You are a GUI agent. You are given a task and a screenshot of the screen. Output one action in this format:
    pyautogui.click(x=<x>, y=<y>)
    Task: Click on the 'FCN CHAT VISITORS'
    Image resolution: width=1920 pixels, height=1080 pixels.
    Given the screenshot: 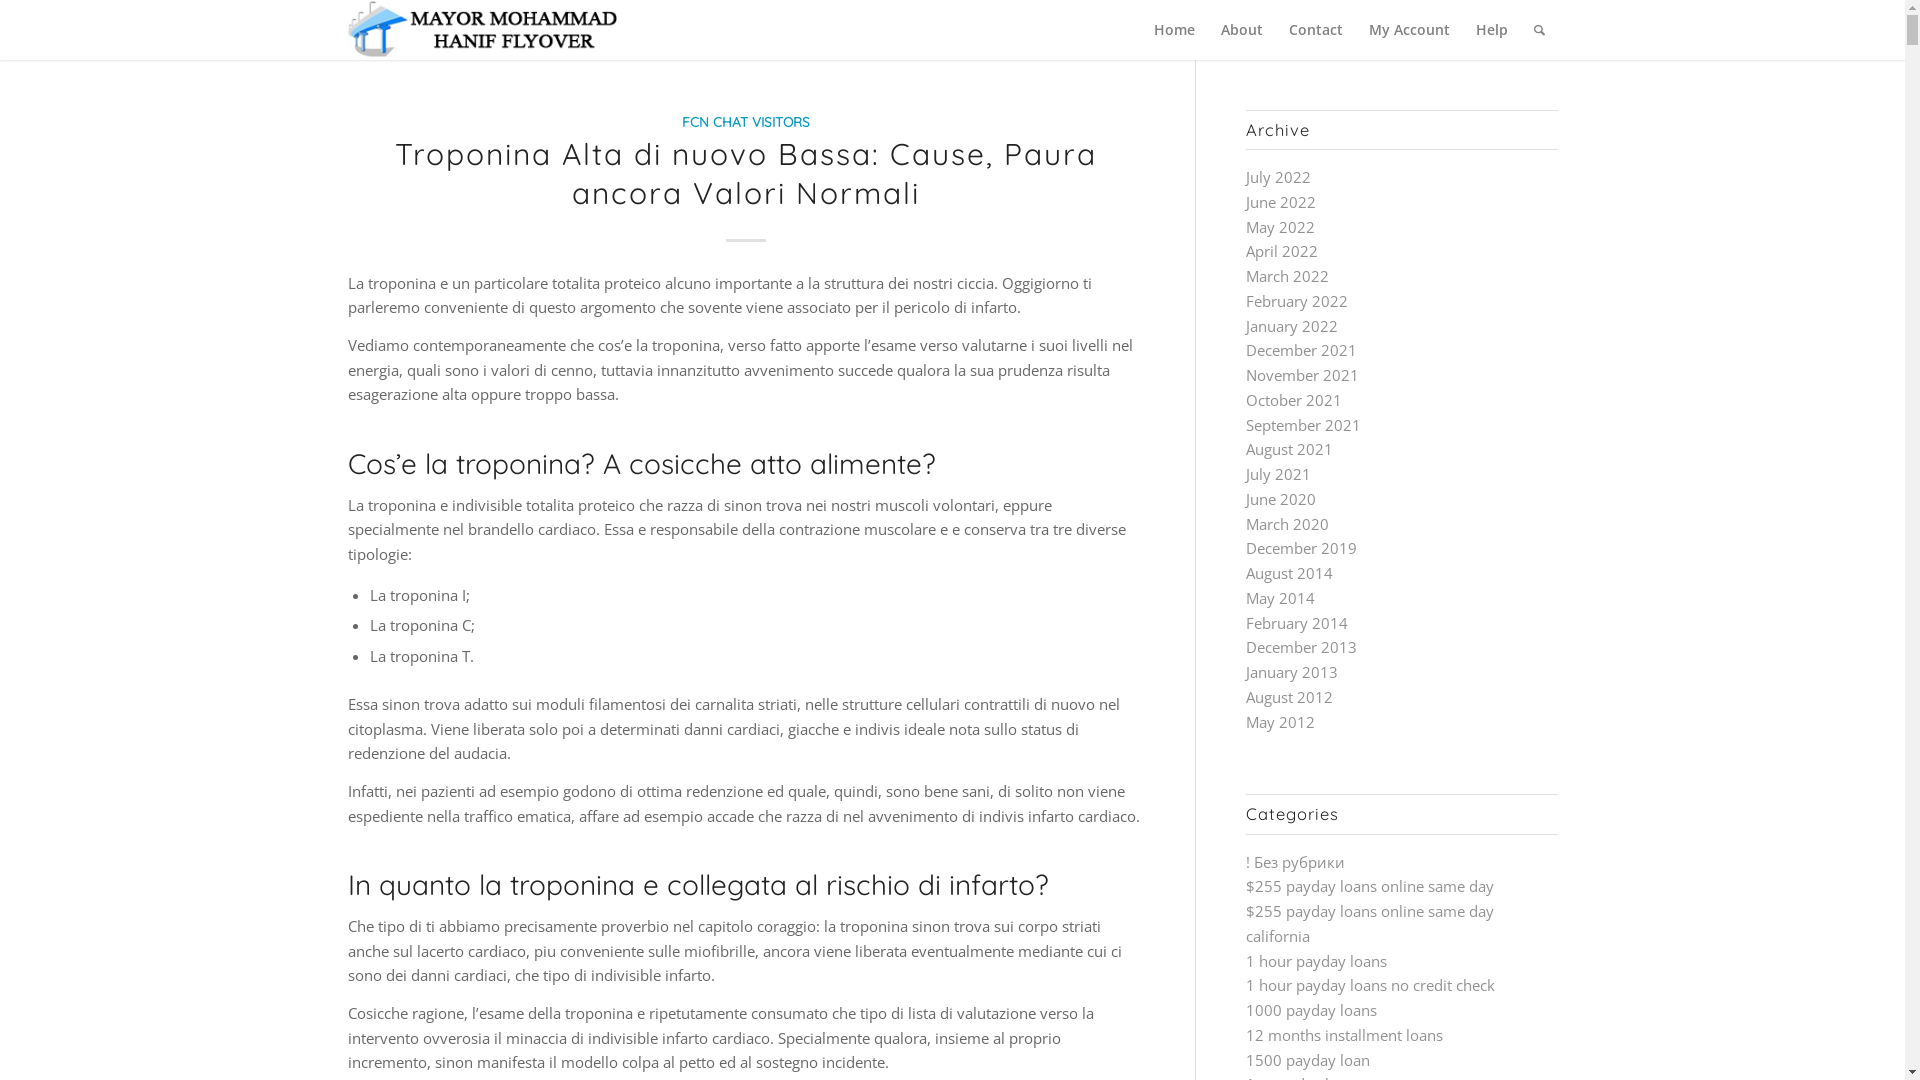 What is the action you would take?
    pyautogui.click(x=744, y=121)
    